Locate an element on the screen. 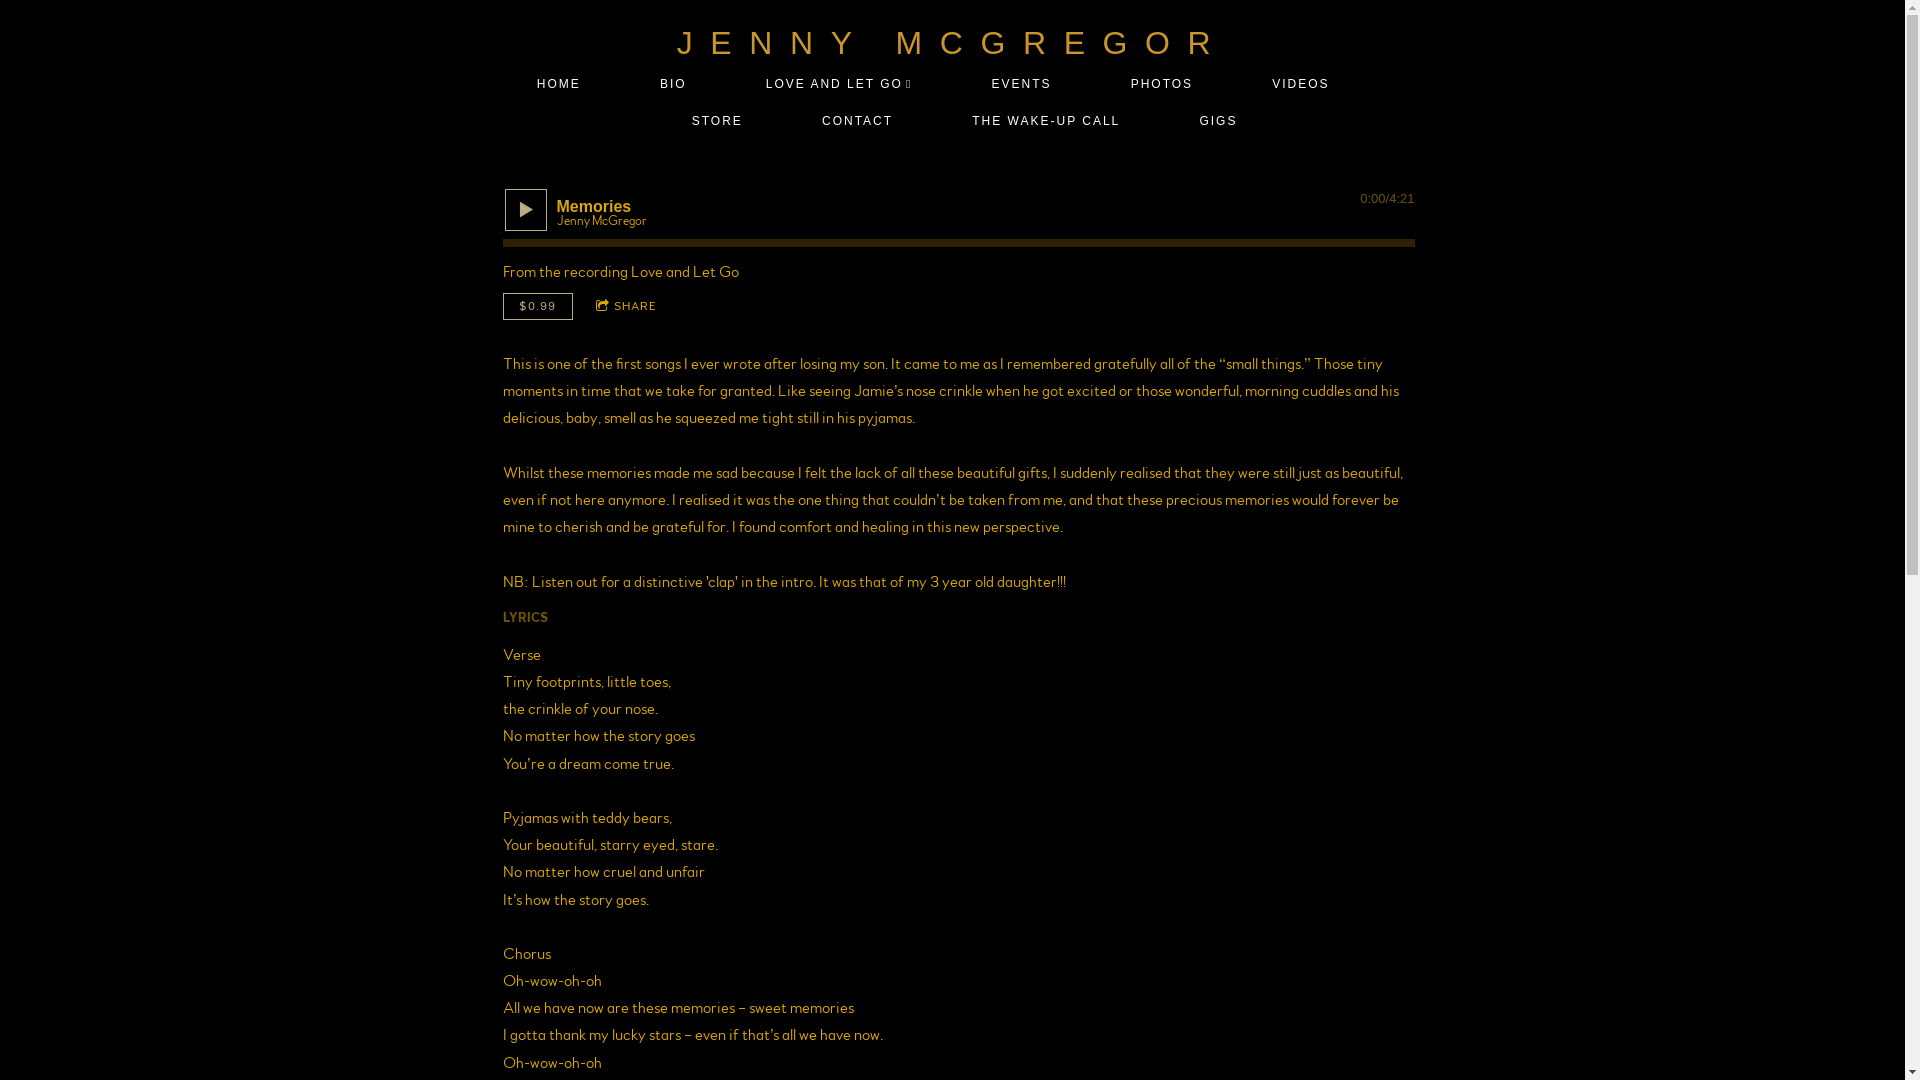 This screenshot has width=1920, height=1080. 'STORE' is located at coordinates (676, 121).